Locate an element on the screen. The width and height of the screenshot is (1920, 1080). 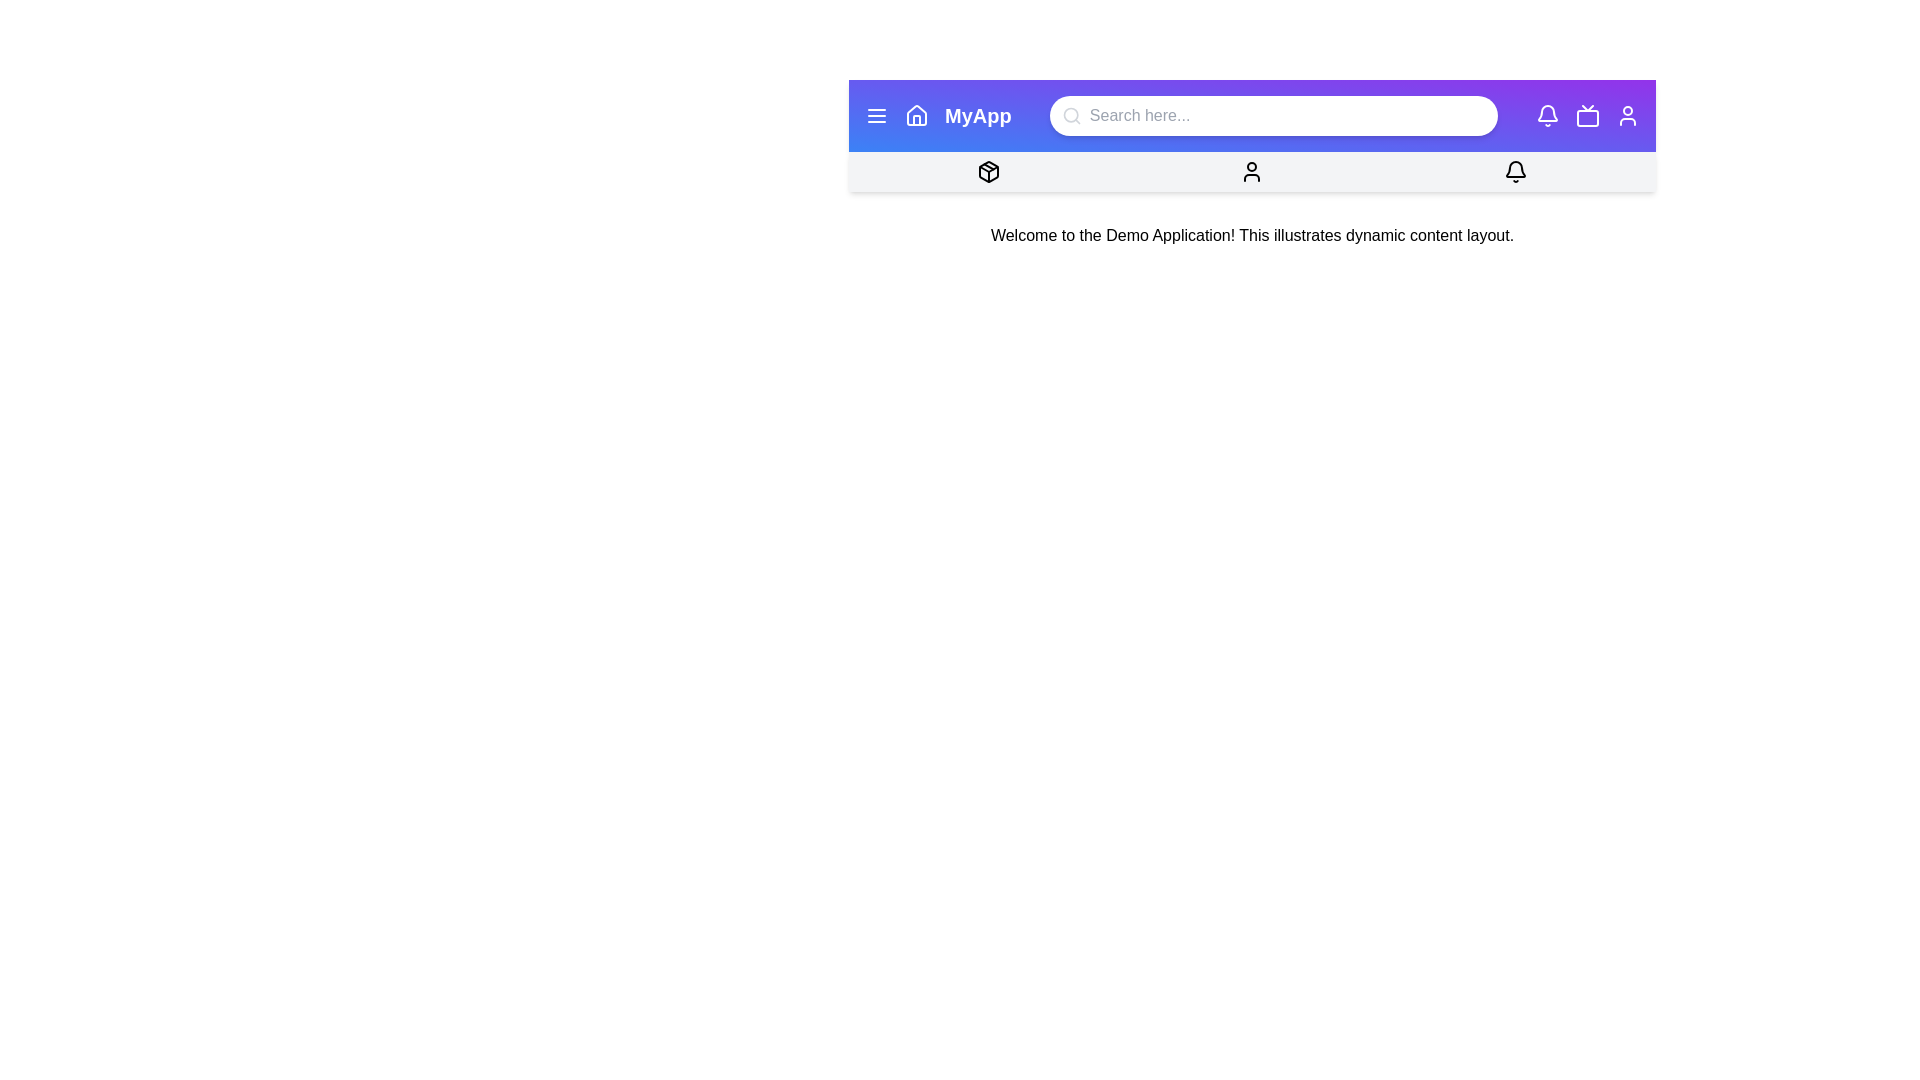
the package icon in the menu is located at coordinates (988, 171).